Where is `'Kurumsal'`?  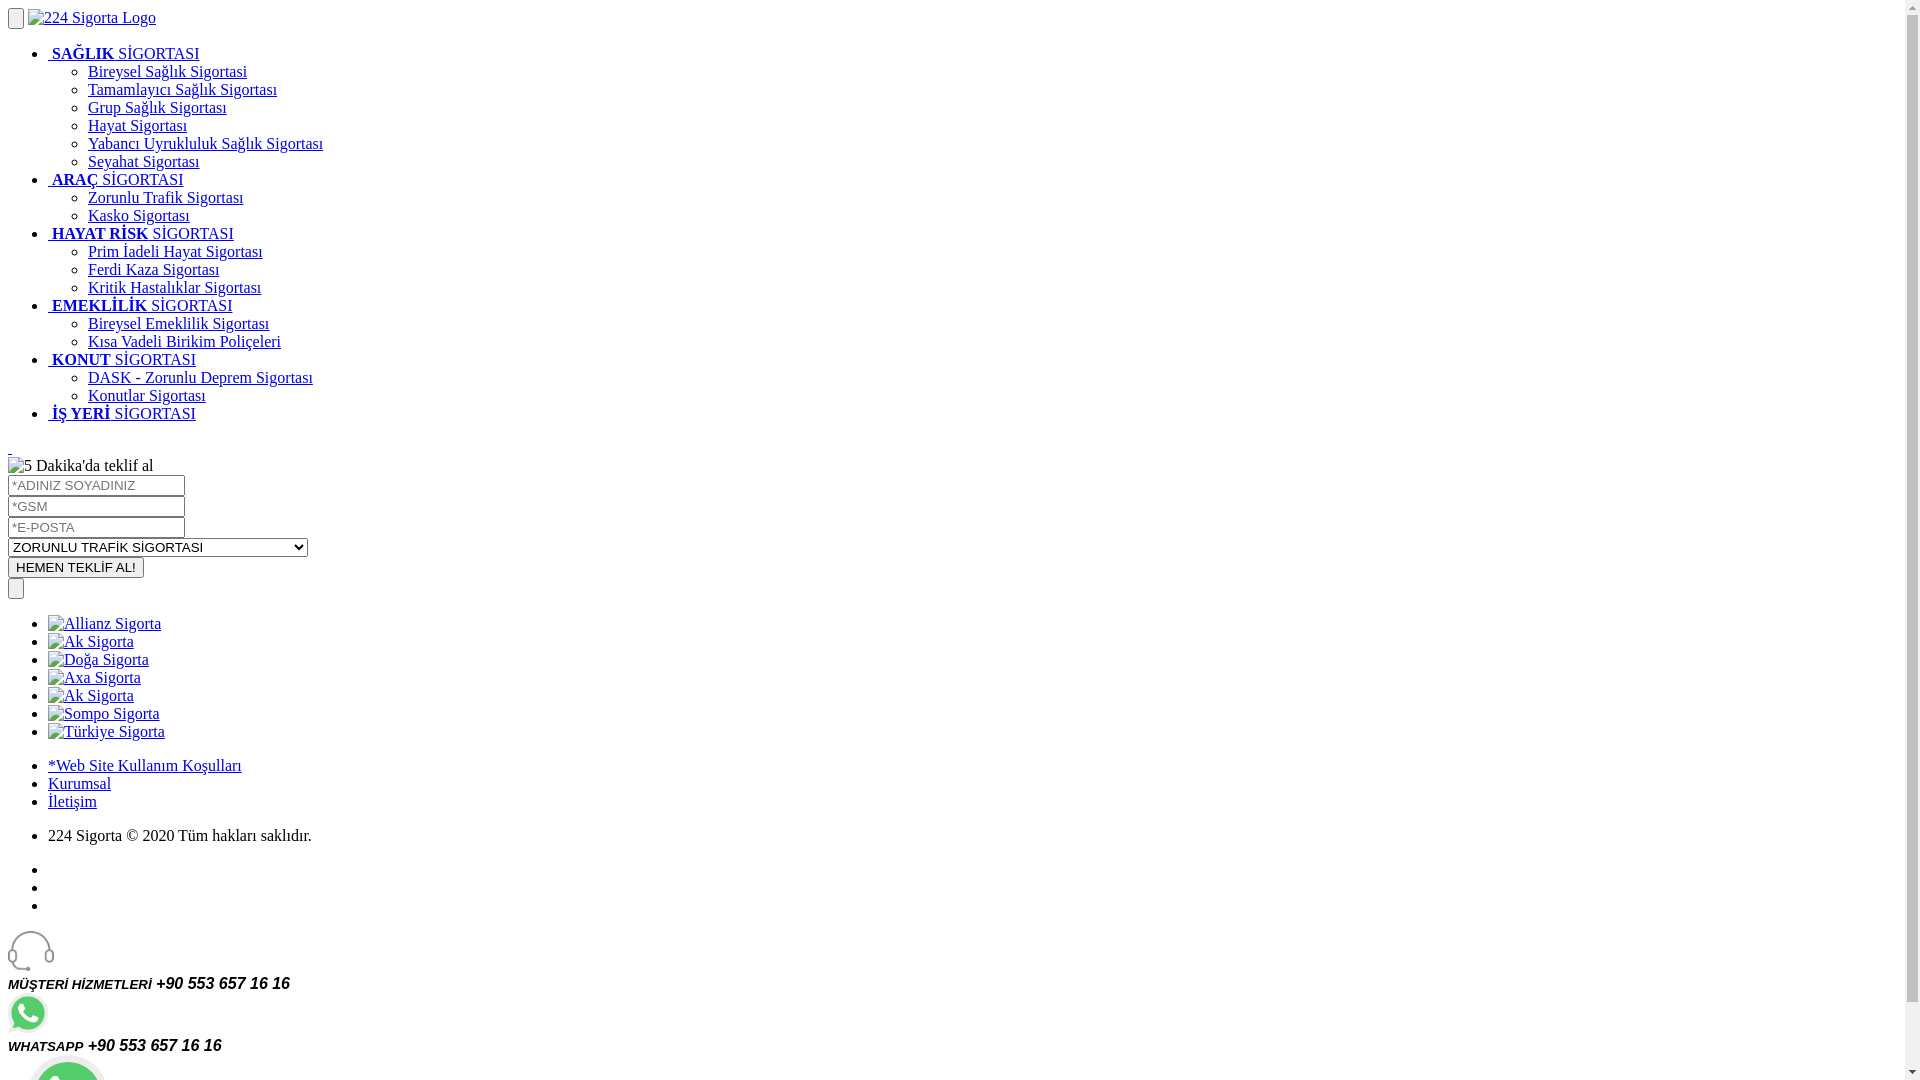 'Kurumsal' is located at coordinates (79, 782).